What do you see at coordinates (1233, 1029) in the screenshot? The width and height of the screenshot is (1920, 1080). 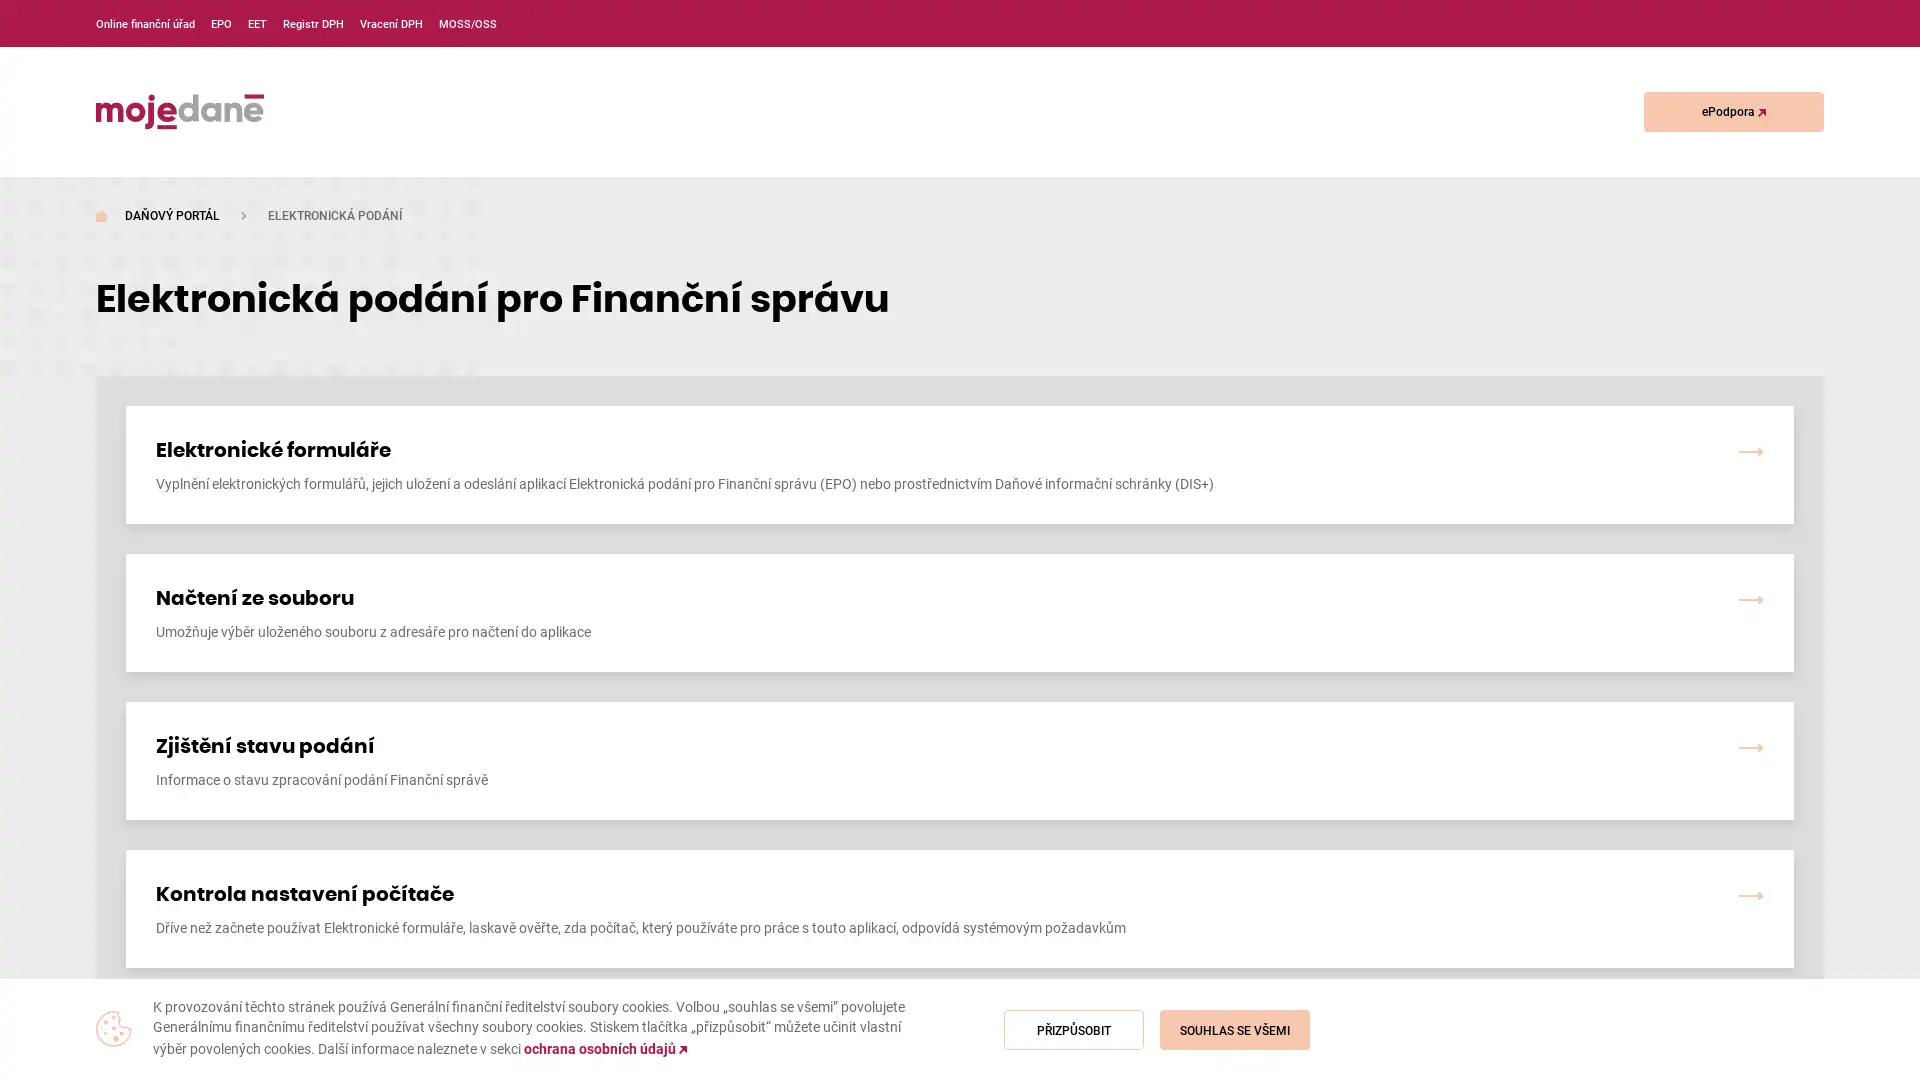 I see `SOUHLAS SE VSEMI` at bounding box center [1233, 1029].